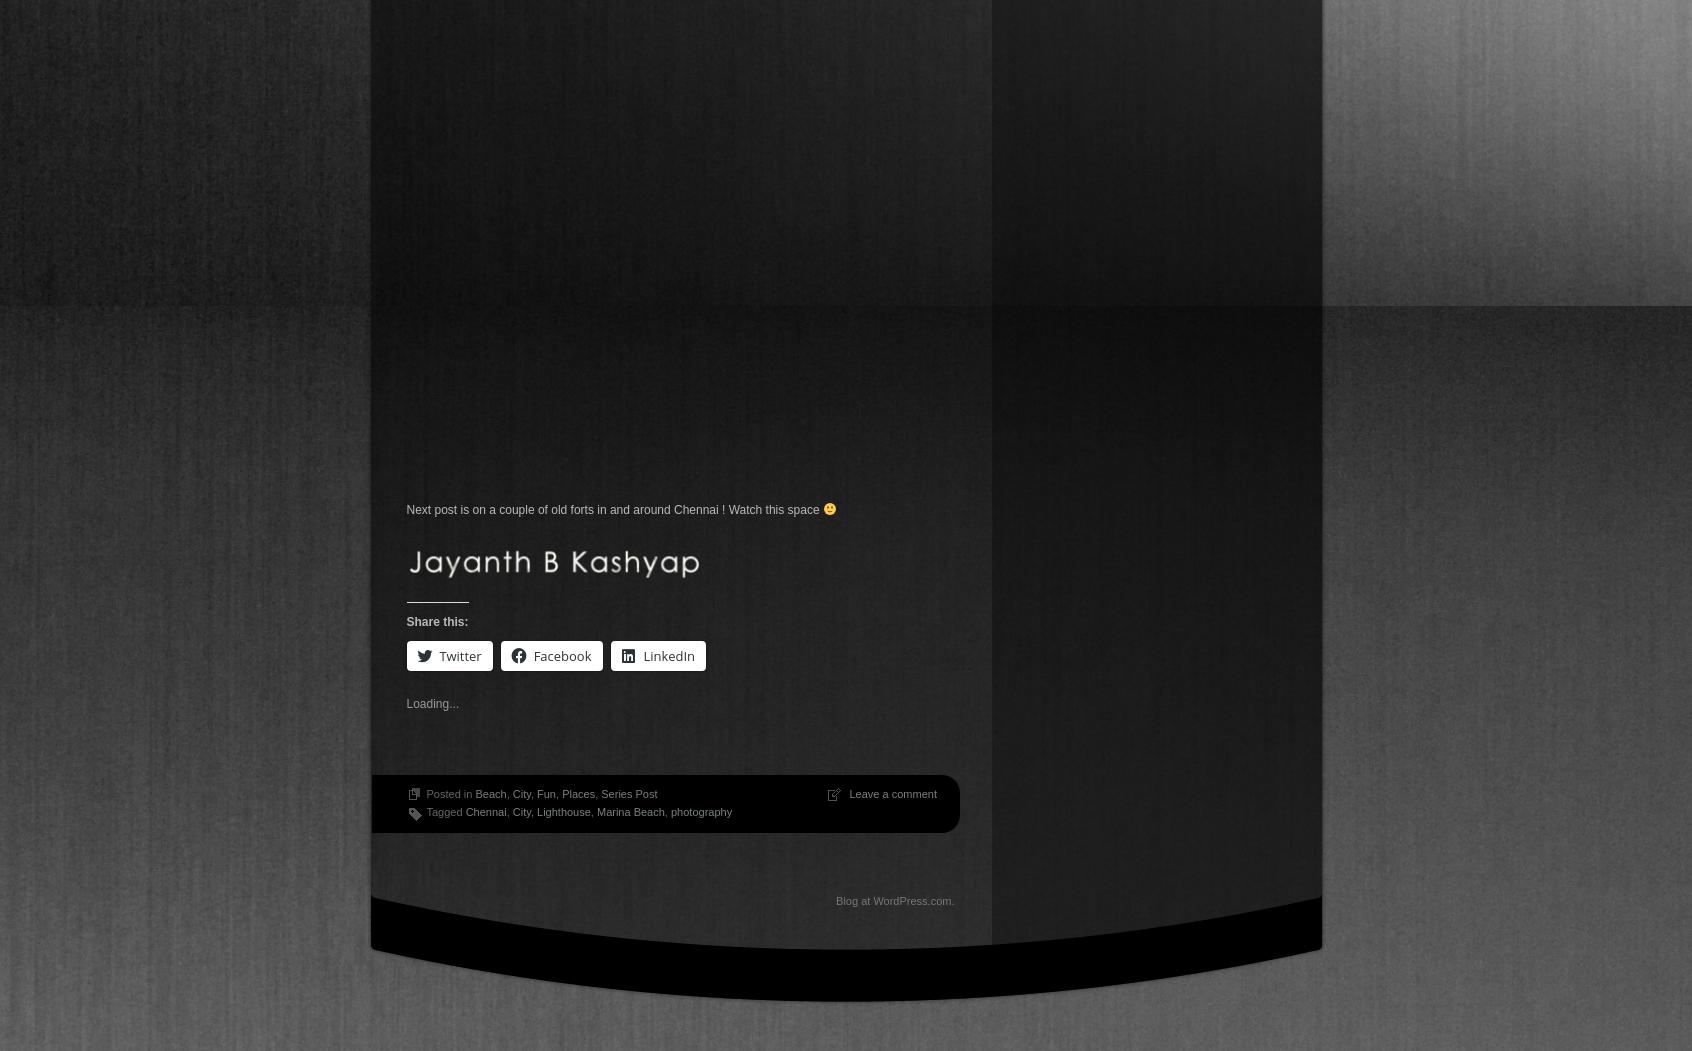  What do you see at coordinates (627, 793) in the screenshot?
I see `'Series Post'` at bounding box center [627, 793].